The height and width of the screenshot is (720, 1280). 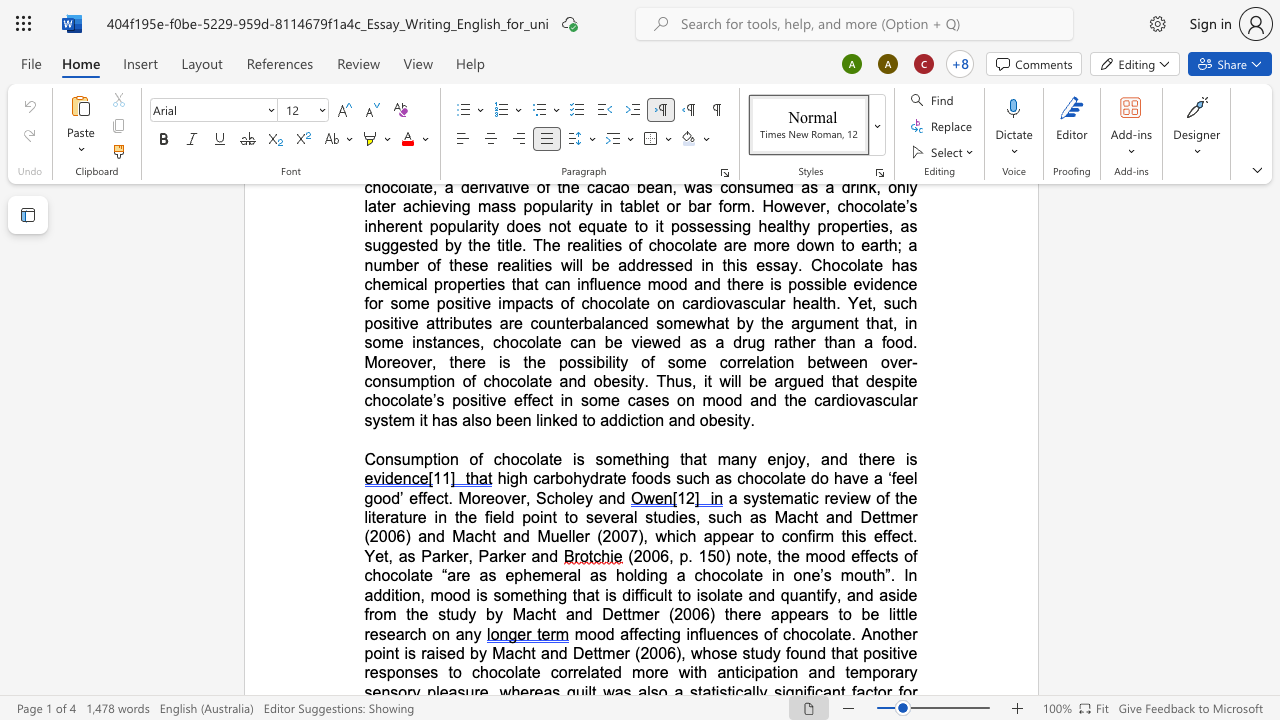 I want to click on the space between the continuous character "e" and "t" in the text, so click(x=632, y=459).